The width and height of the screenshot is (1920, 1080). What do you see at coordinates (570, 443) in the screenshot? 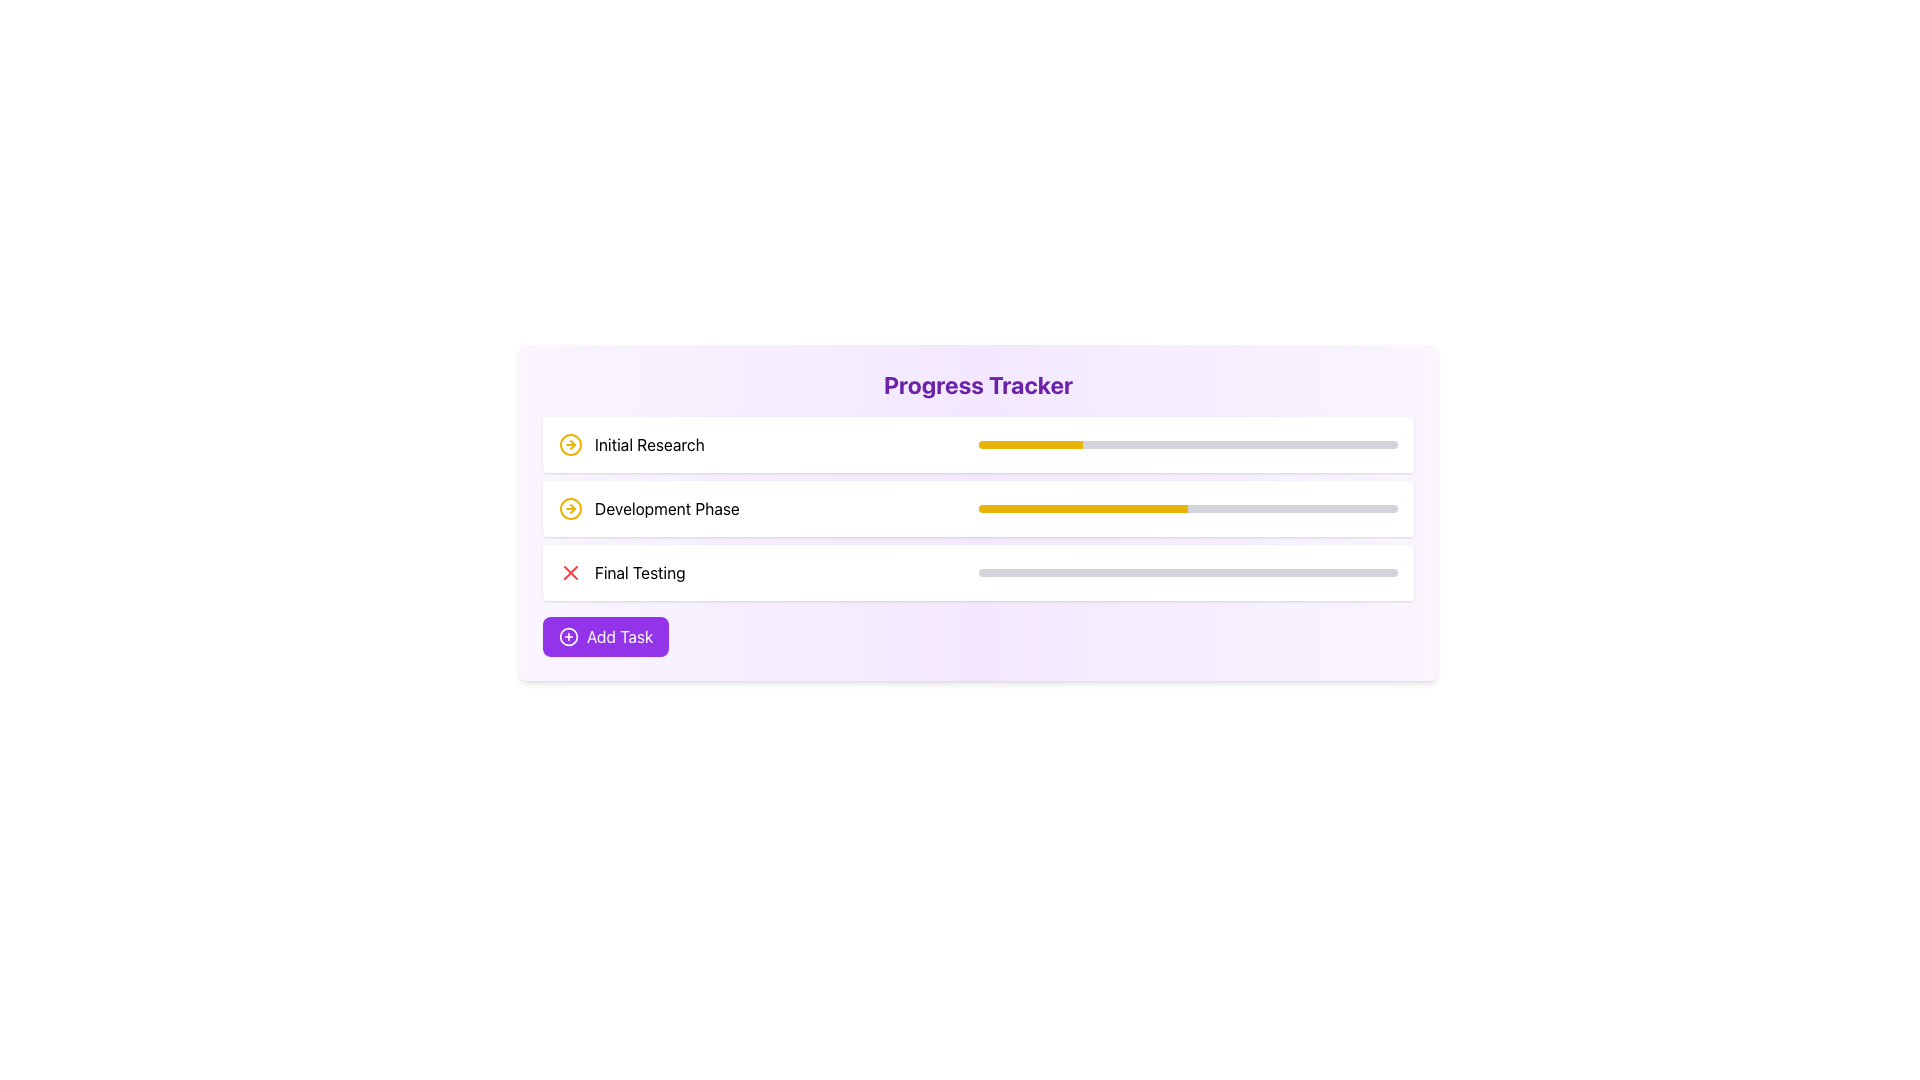
I see `the circular icon with a yellow outline and a right-facing arrow located to the left of the 'Initial Research' label in the progress tracker interface` at bounding box center [570, 443].